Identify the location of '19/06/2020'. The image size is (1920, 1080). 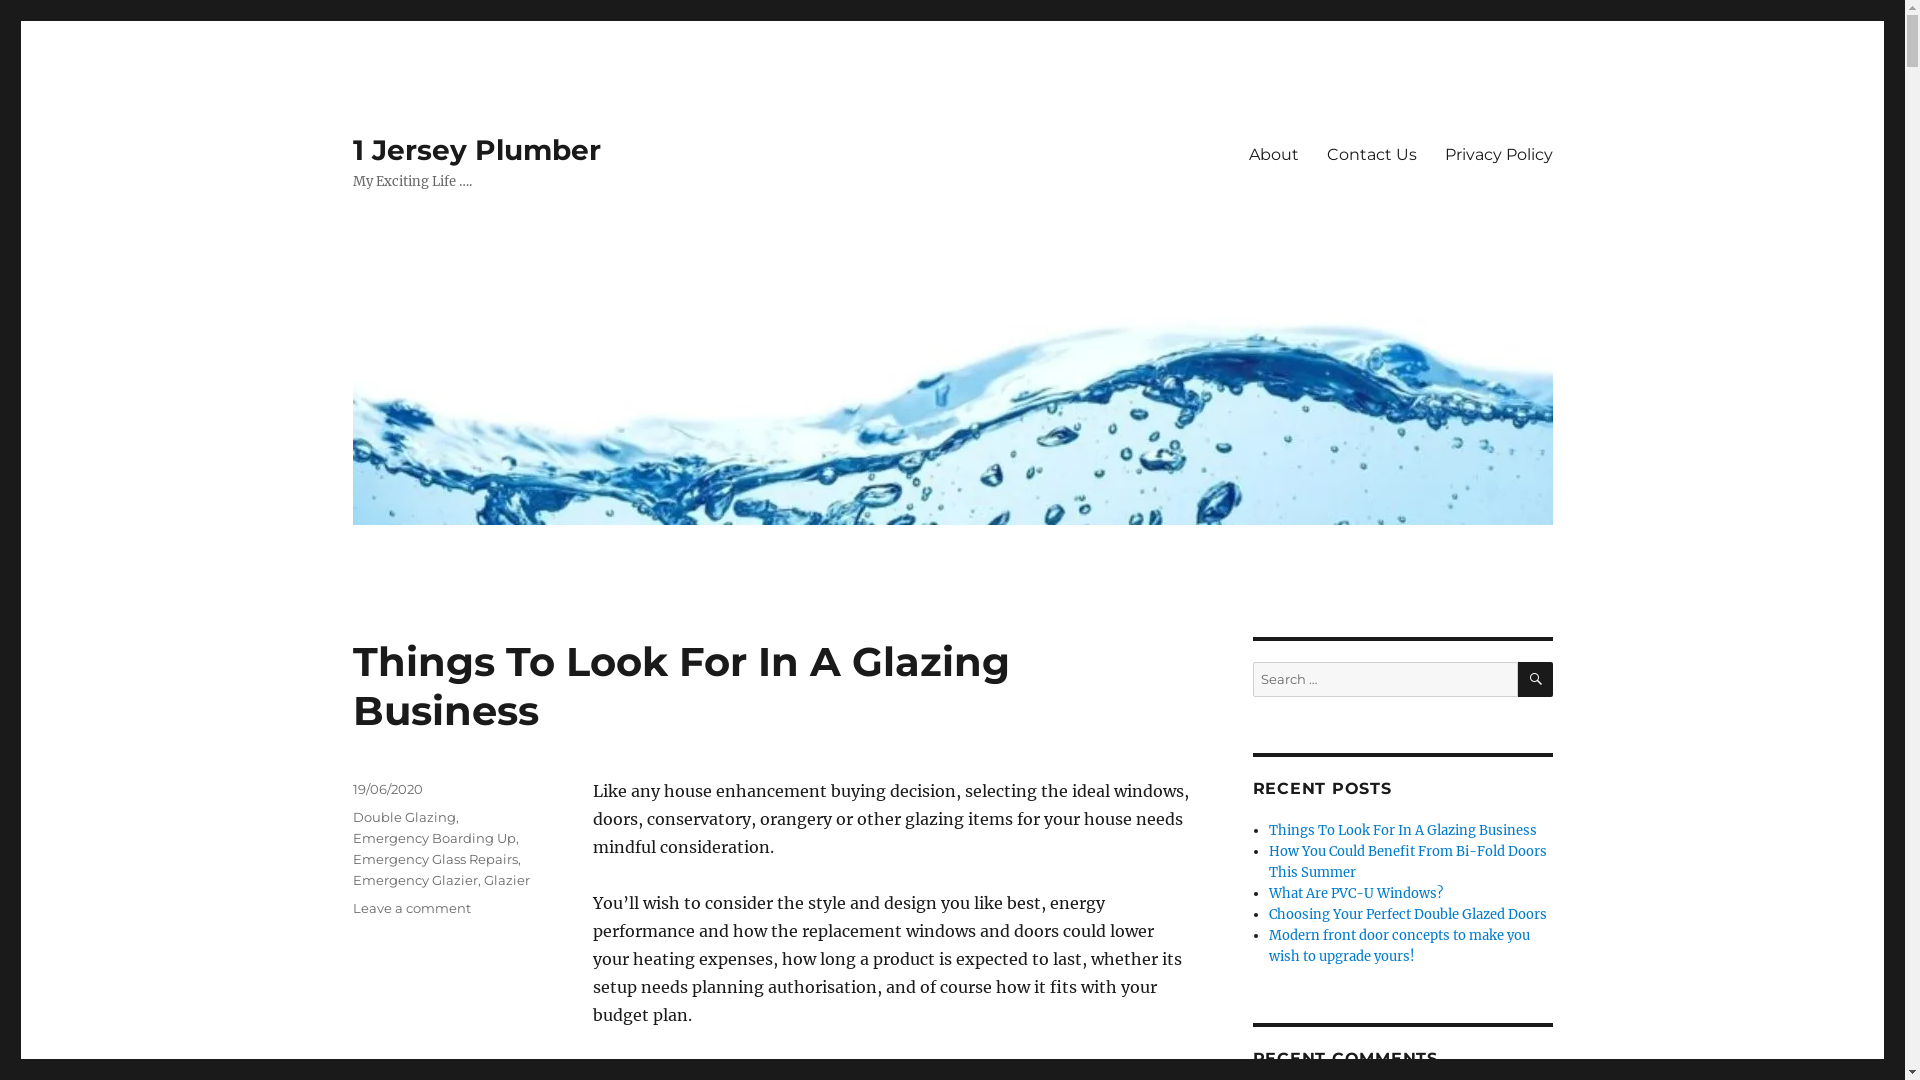
(351, 788).